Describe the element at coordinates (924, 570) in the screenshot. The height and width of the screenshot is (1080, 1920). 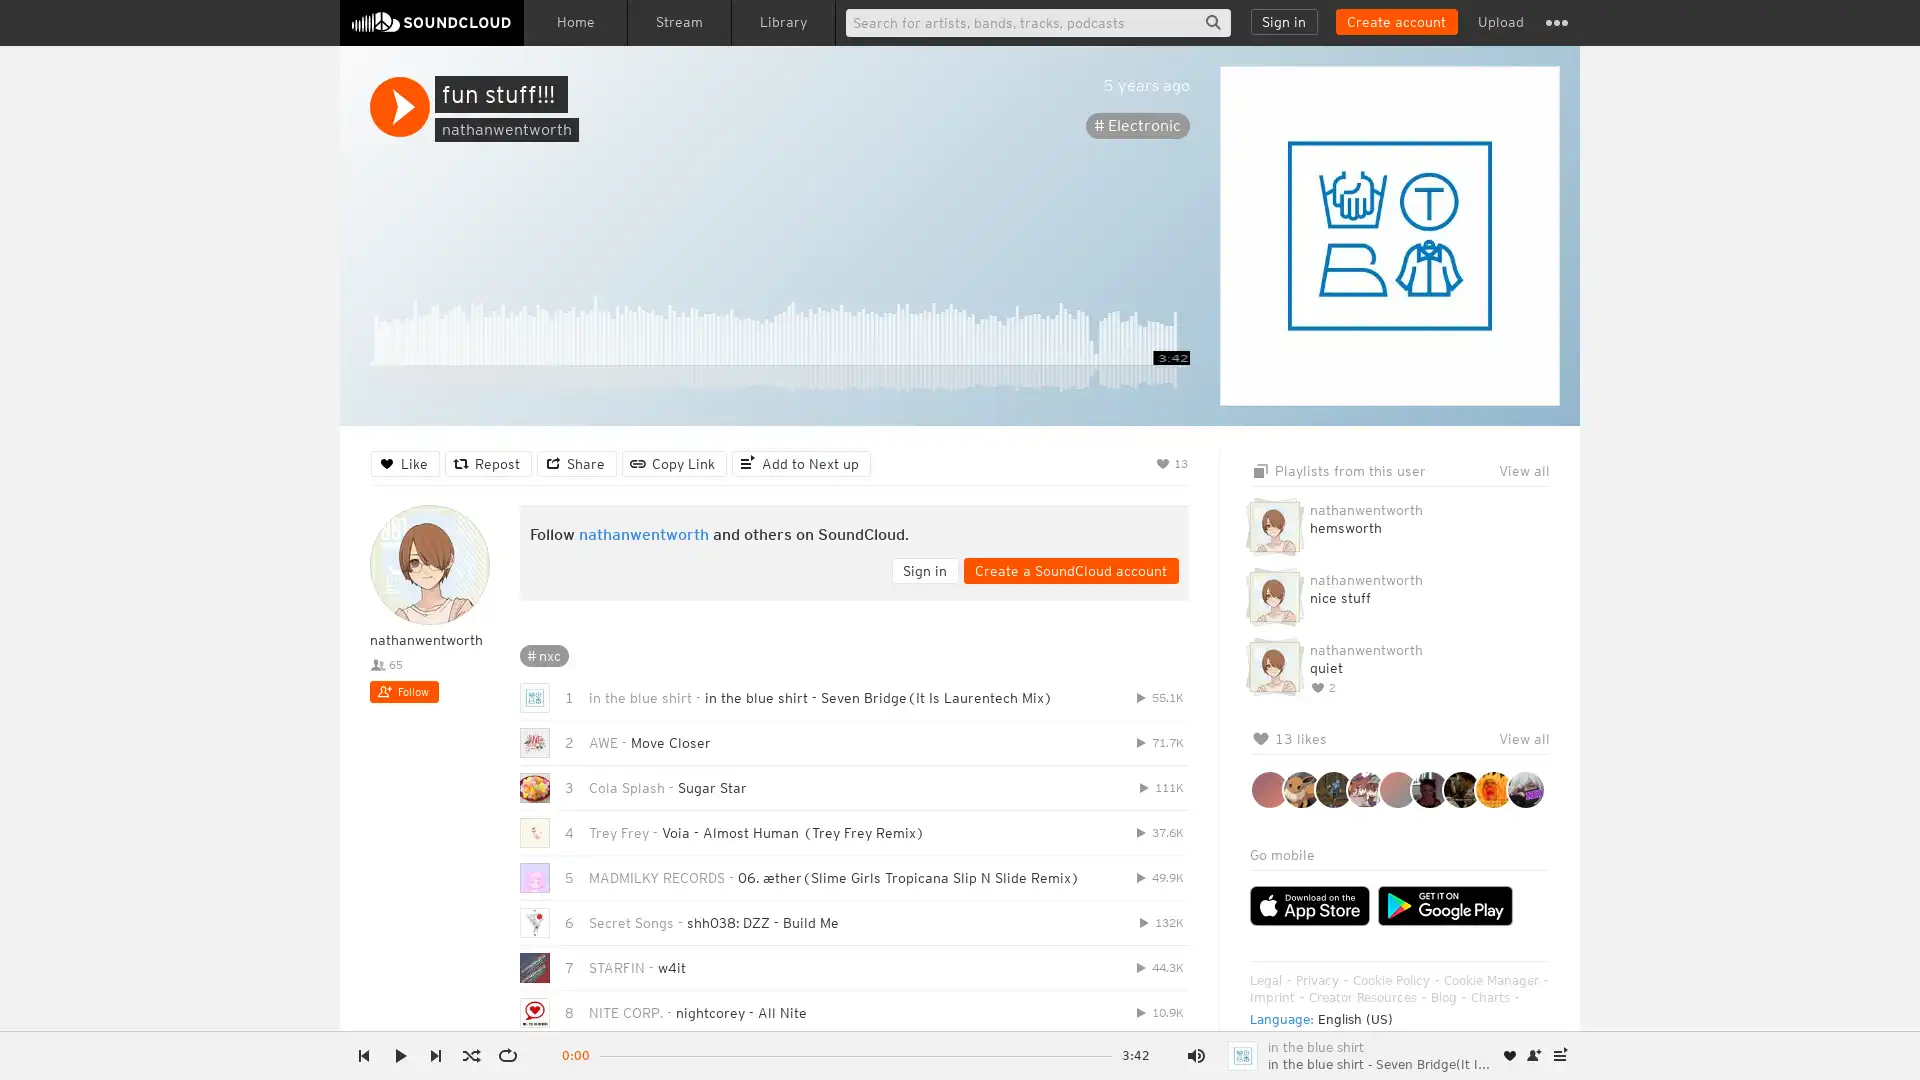
I see `Sign in` at that location.